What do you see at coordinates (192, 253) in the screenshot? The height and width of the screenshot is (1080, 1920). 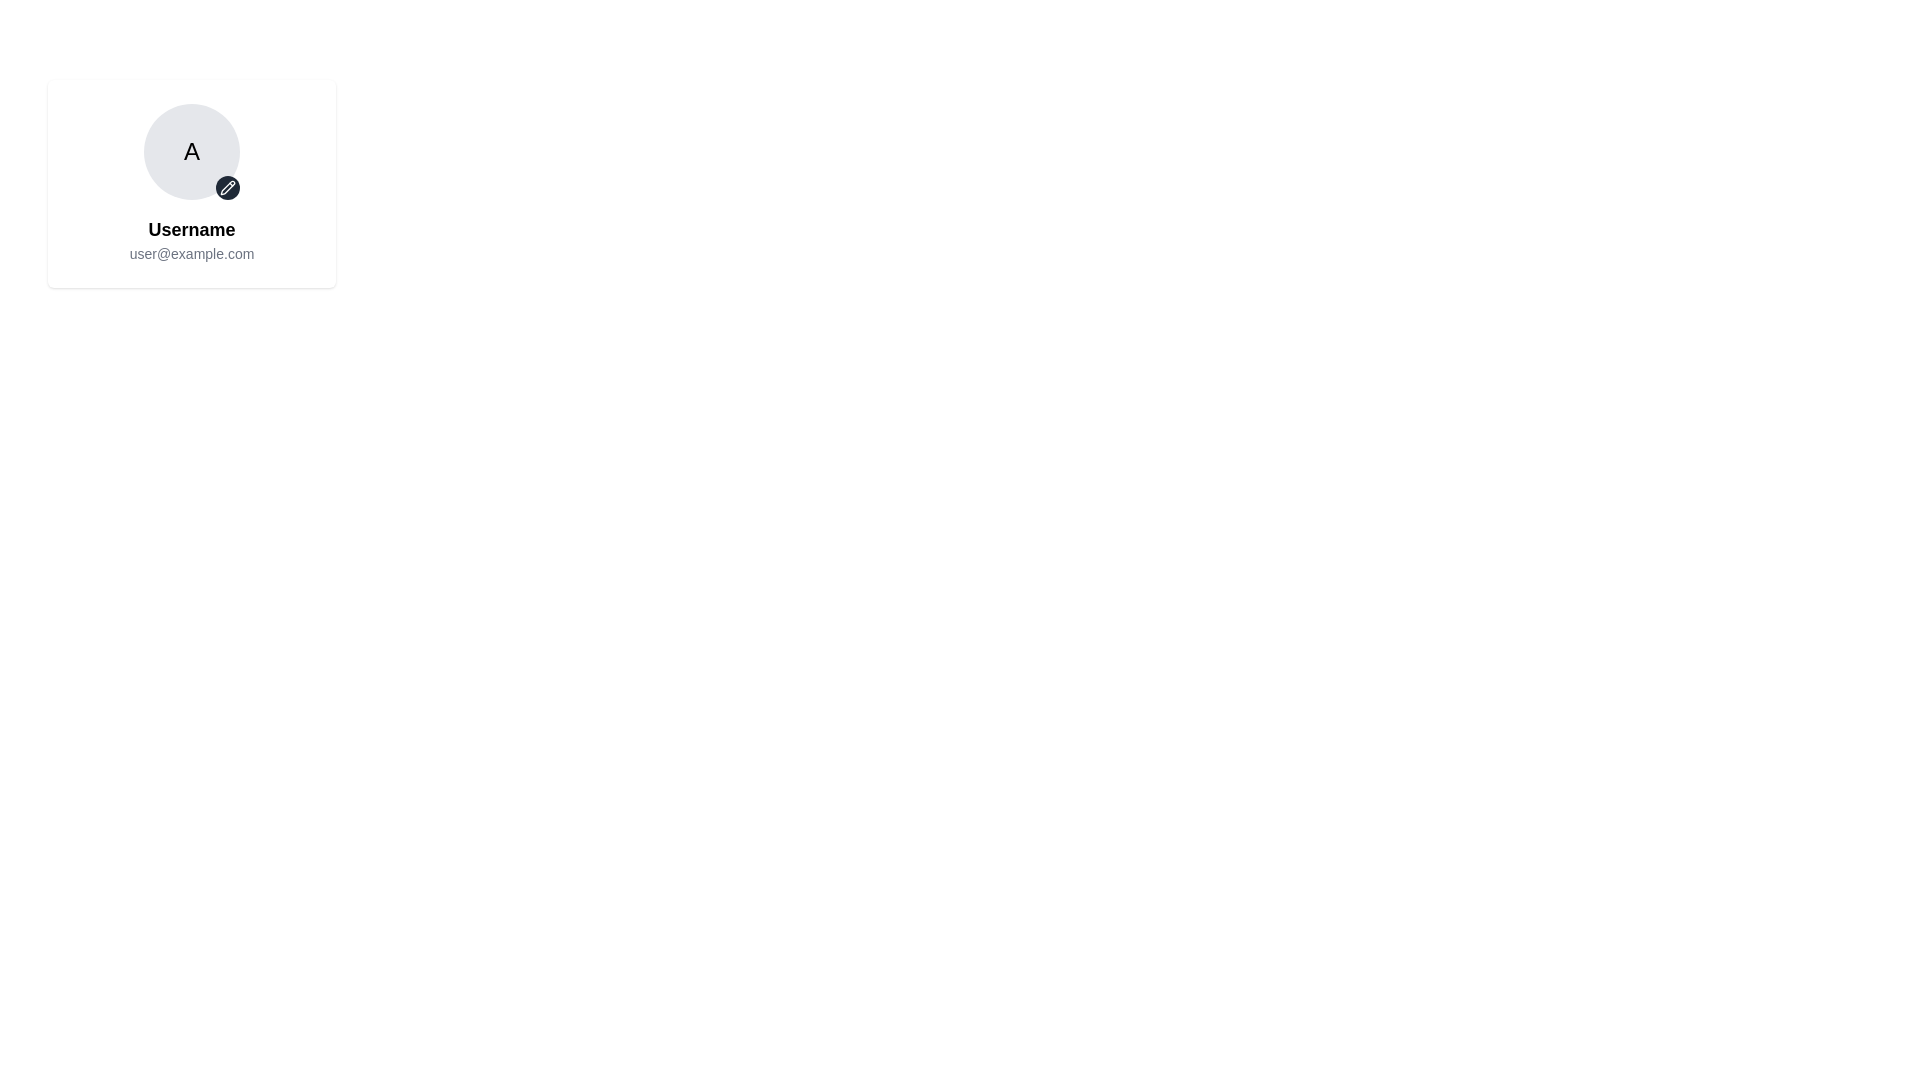 I see `text displayed in the email address Text Label, which is located directly below the Username label and serves to identify the user` at bounding box center [192, 253].